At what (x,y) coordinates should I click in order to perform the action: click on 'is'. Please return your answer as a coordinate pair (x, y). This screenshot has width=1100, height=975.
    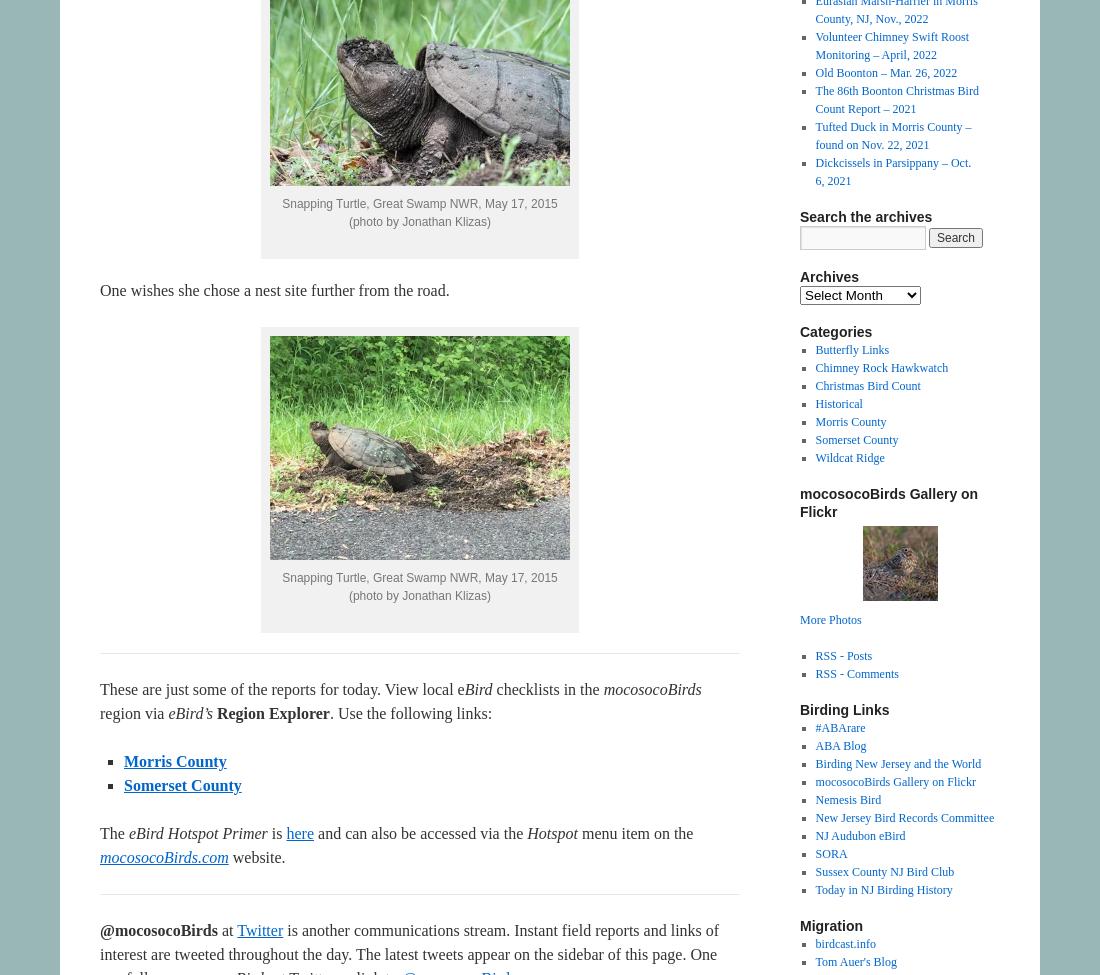
    Looking at the image, I should click on (266, 833).